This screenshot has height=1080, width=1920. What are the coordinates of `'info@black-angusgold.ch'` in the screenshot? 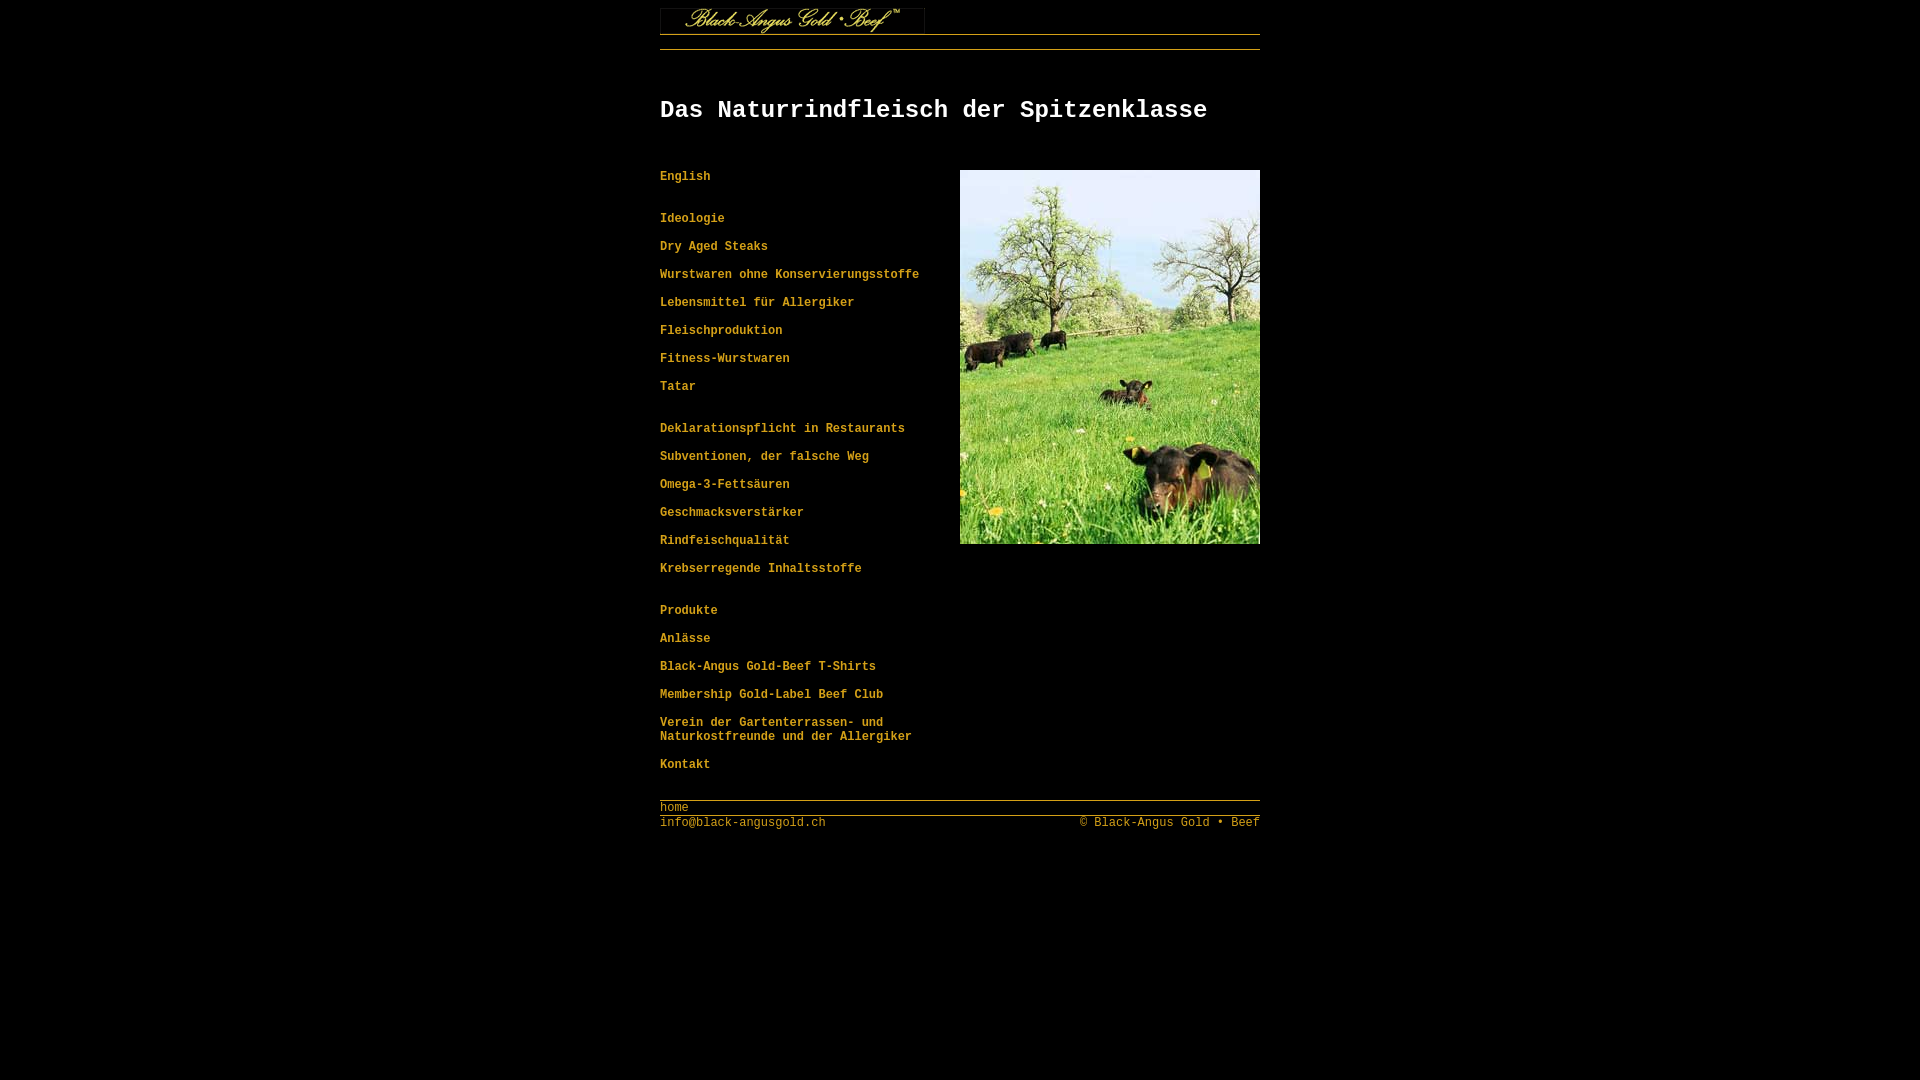 It's located at (742, 822).